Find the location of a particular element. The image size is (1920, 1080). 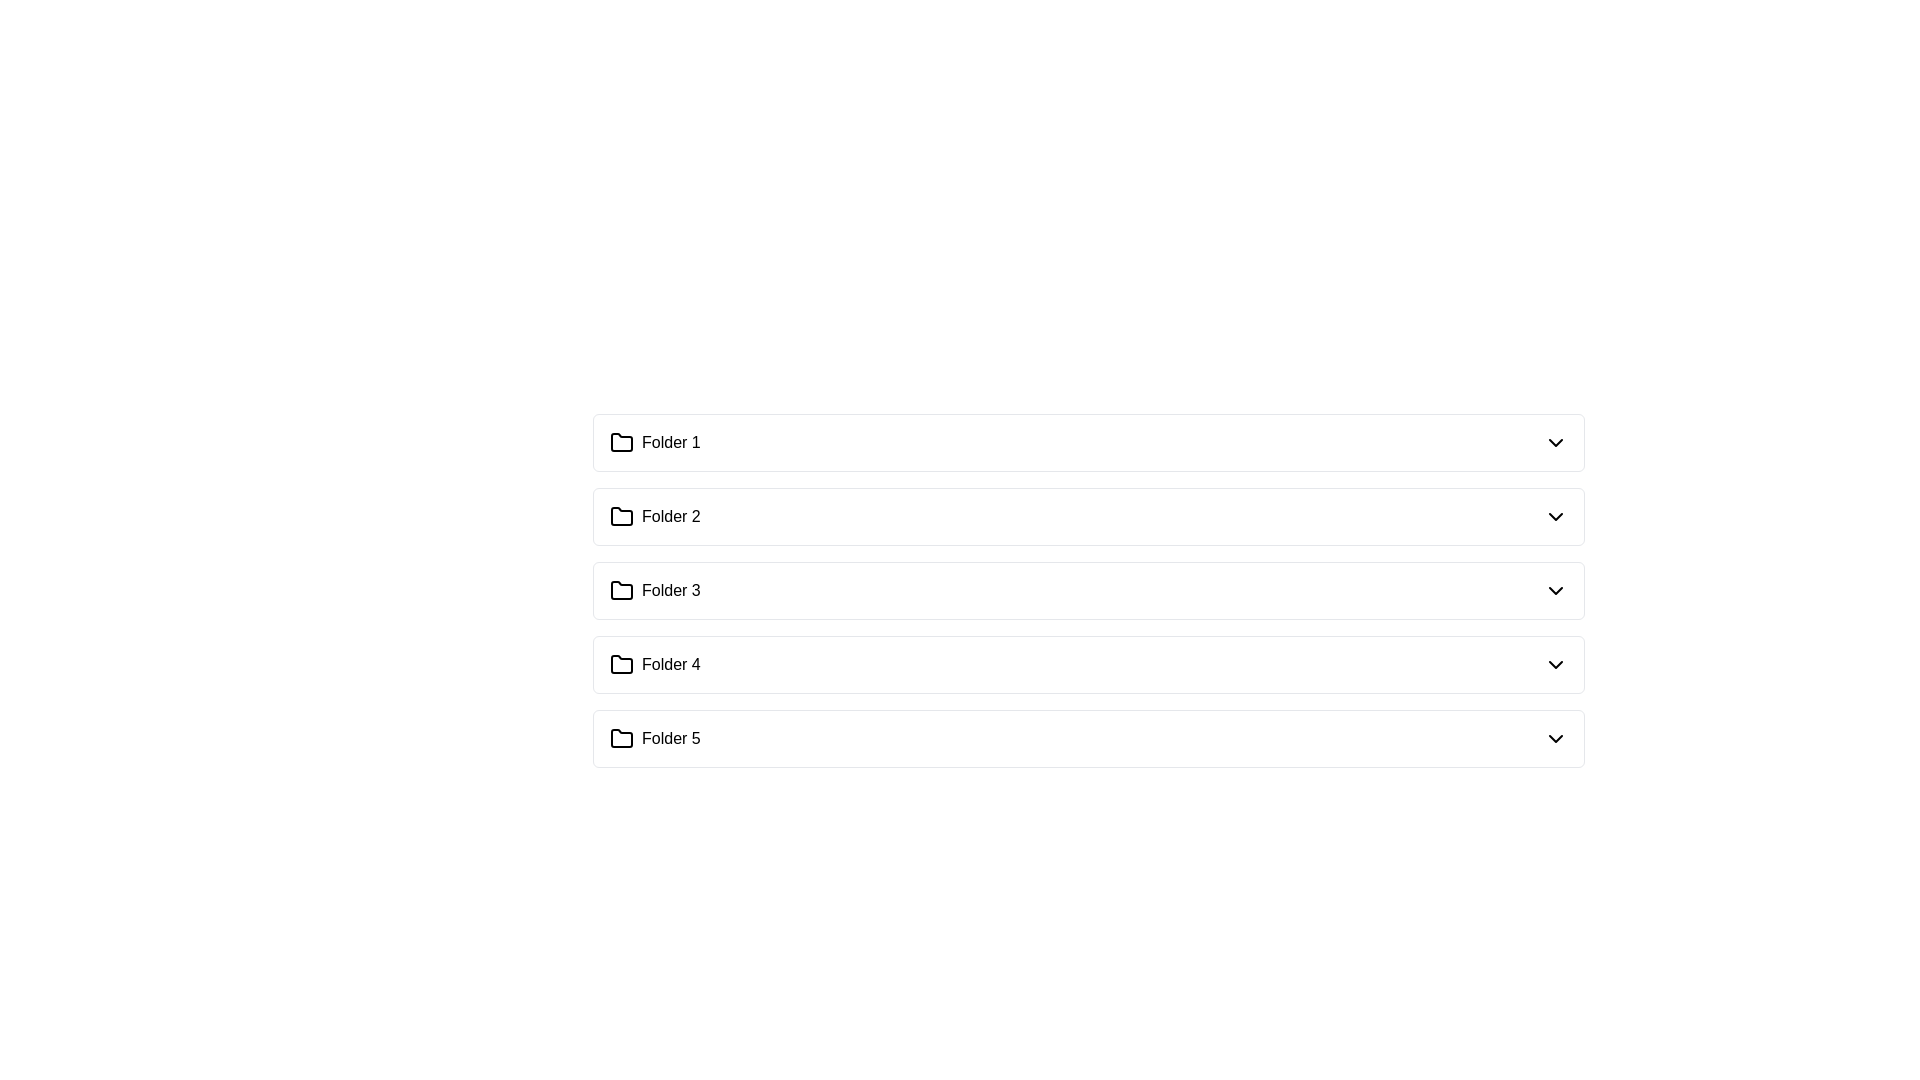

the 'Folder 1' label which is visually represented with a folder icon and is the first item in the vertical list of folder entries is located at coordinates (655, 442).